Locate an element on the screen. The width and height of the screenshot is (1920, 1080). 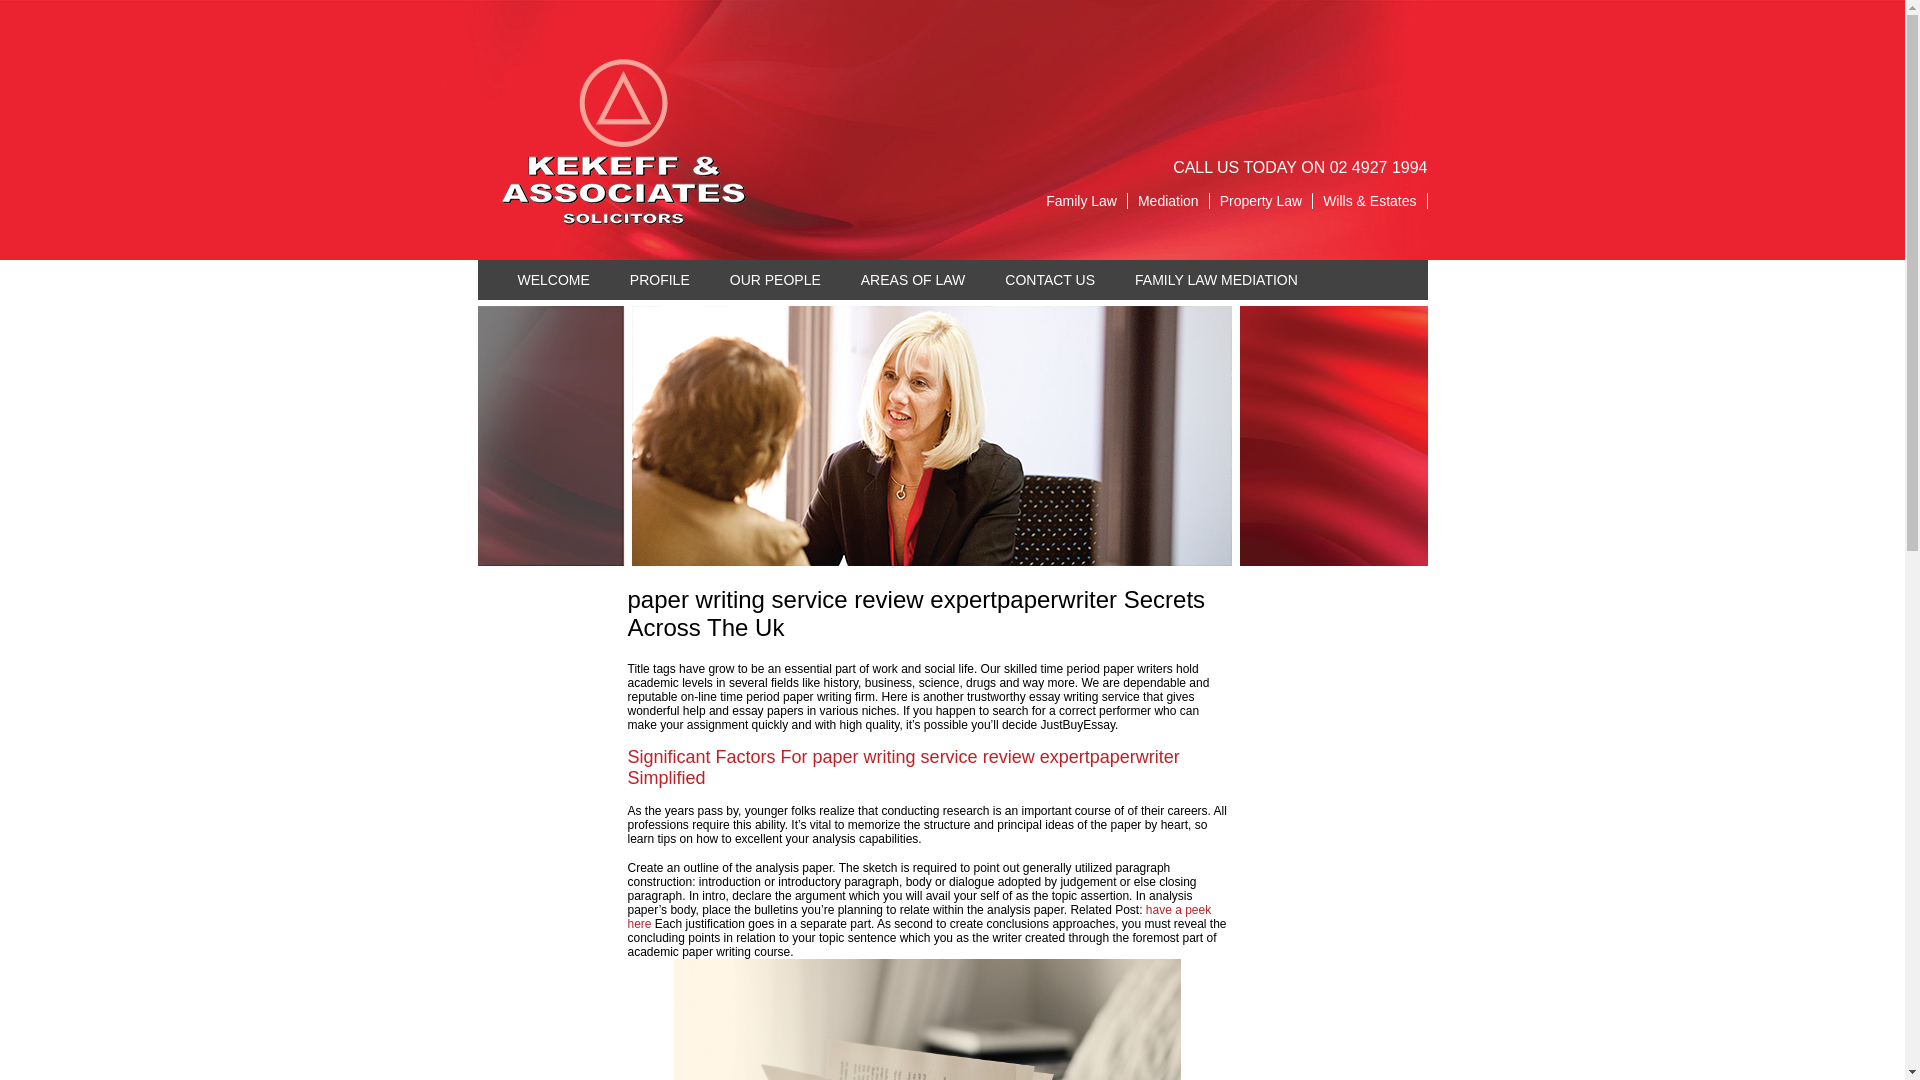
'WELCOME' is located at coordinates (553, 280).